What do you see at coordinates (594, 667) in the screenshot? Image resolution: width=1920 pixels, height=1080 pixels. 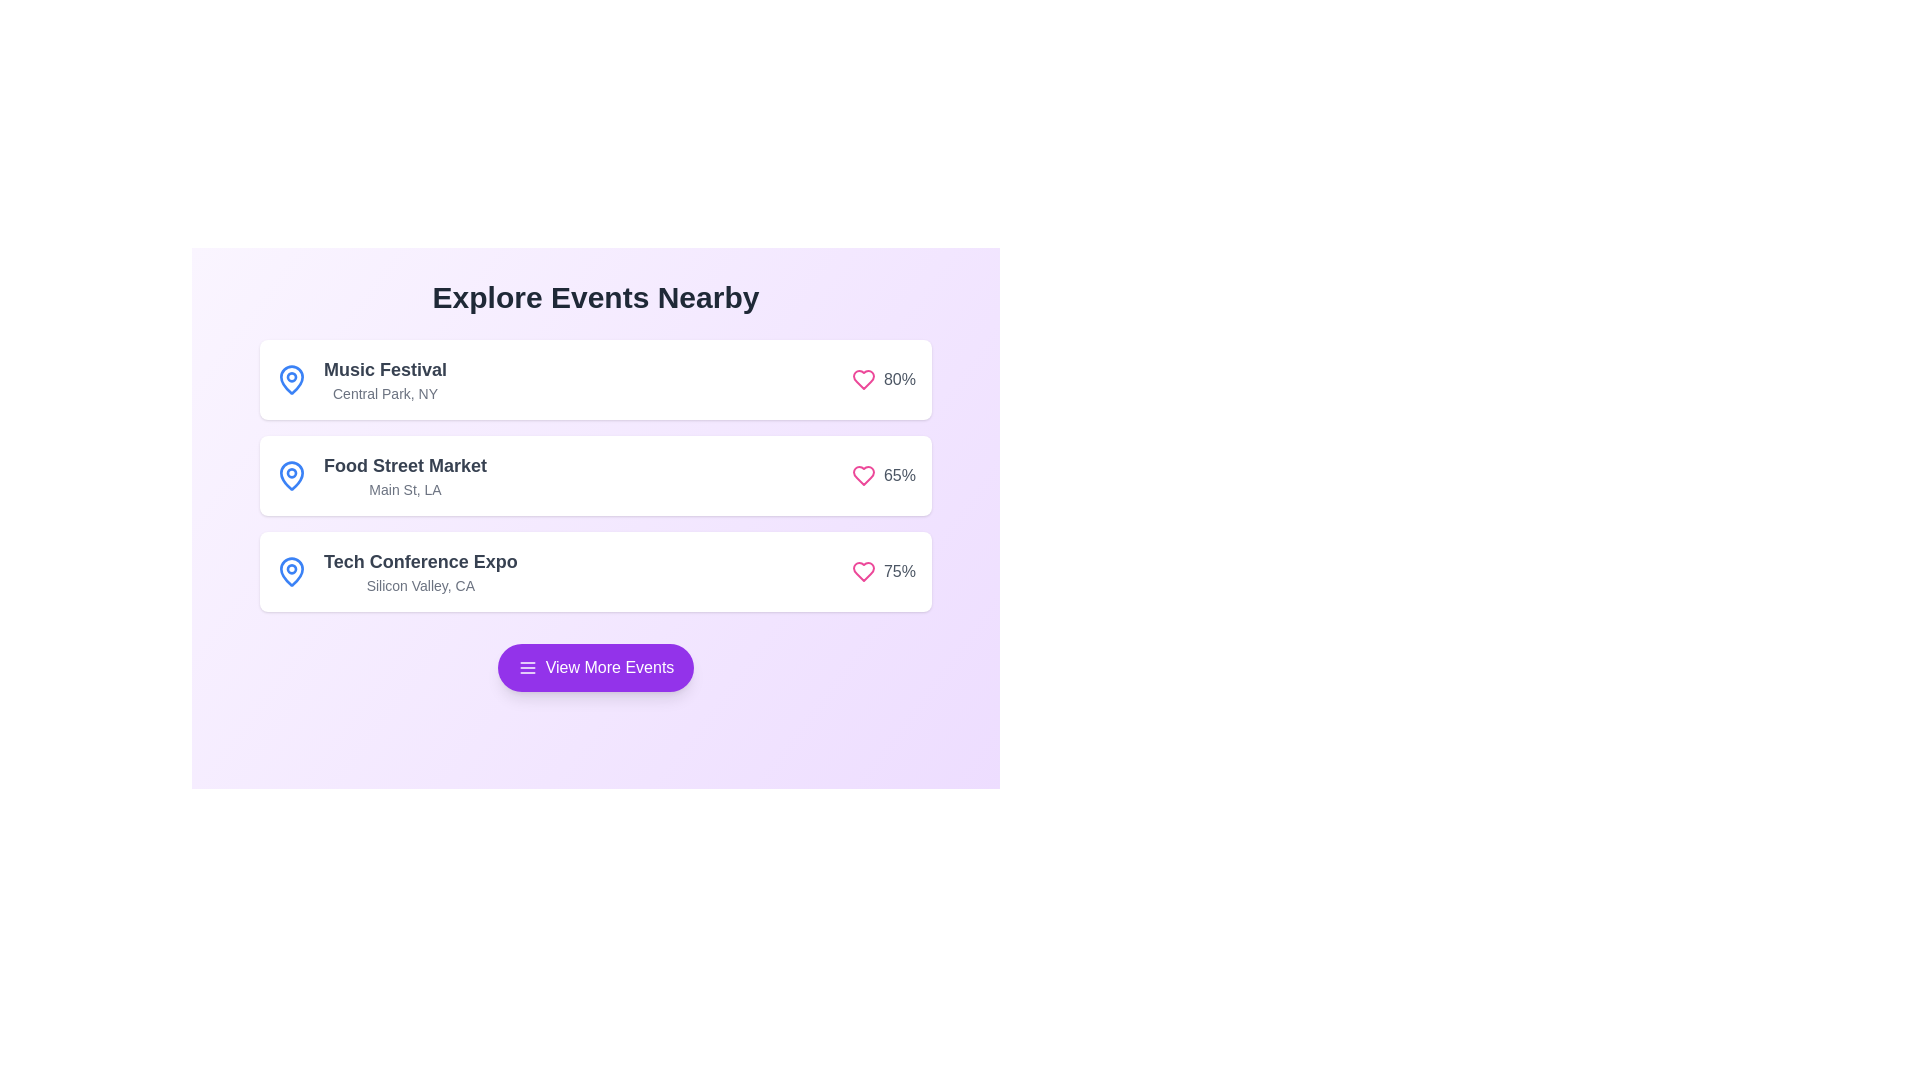 I see `the button located at the bottom center of the events panel` at bounding box center [594, 667].